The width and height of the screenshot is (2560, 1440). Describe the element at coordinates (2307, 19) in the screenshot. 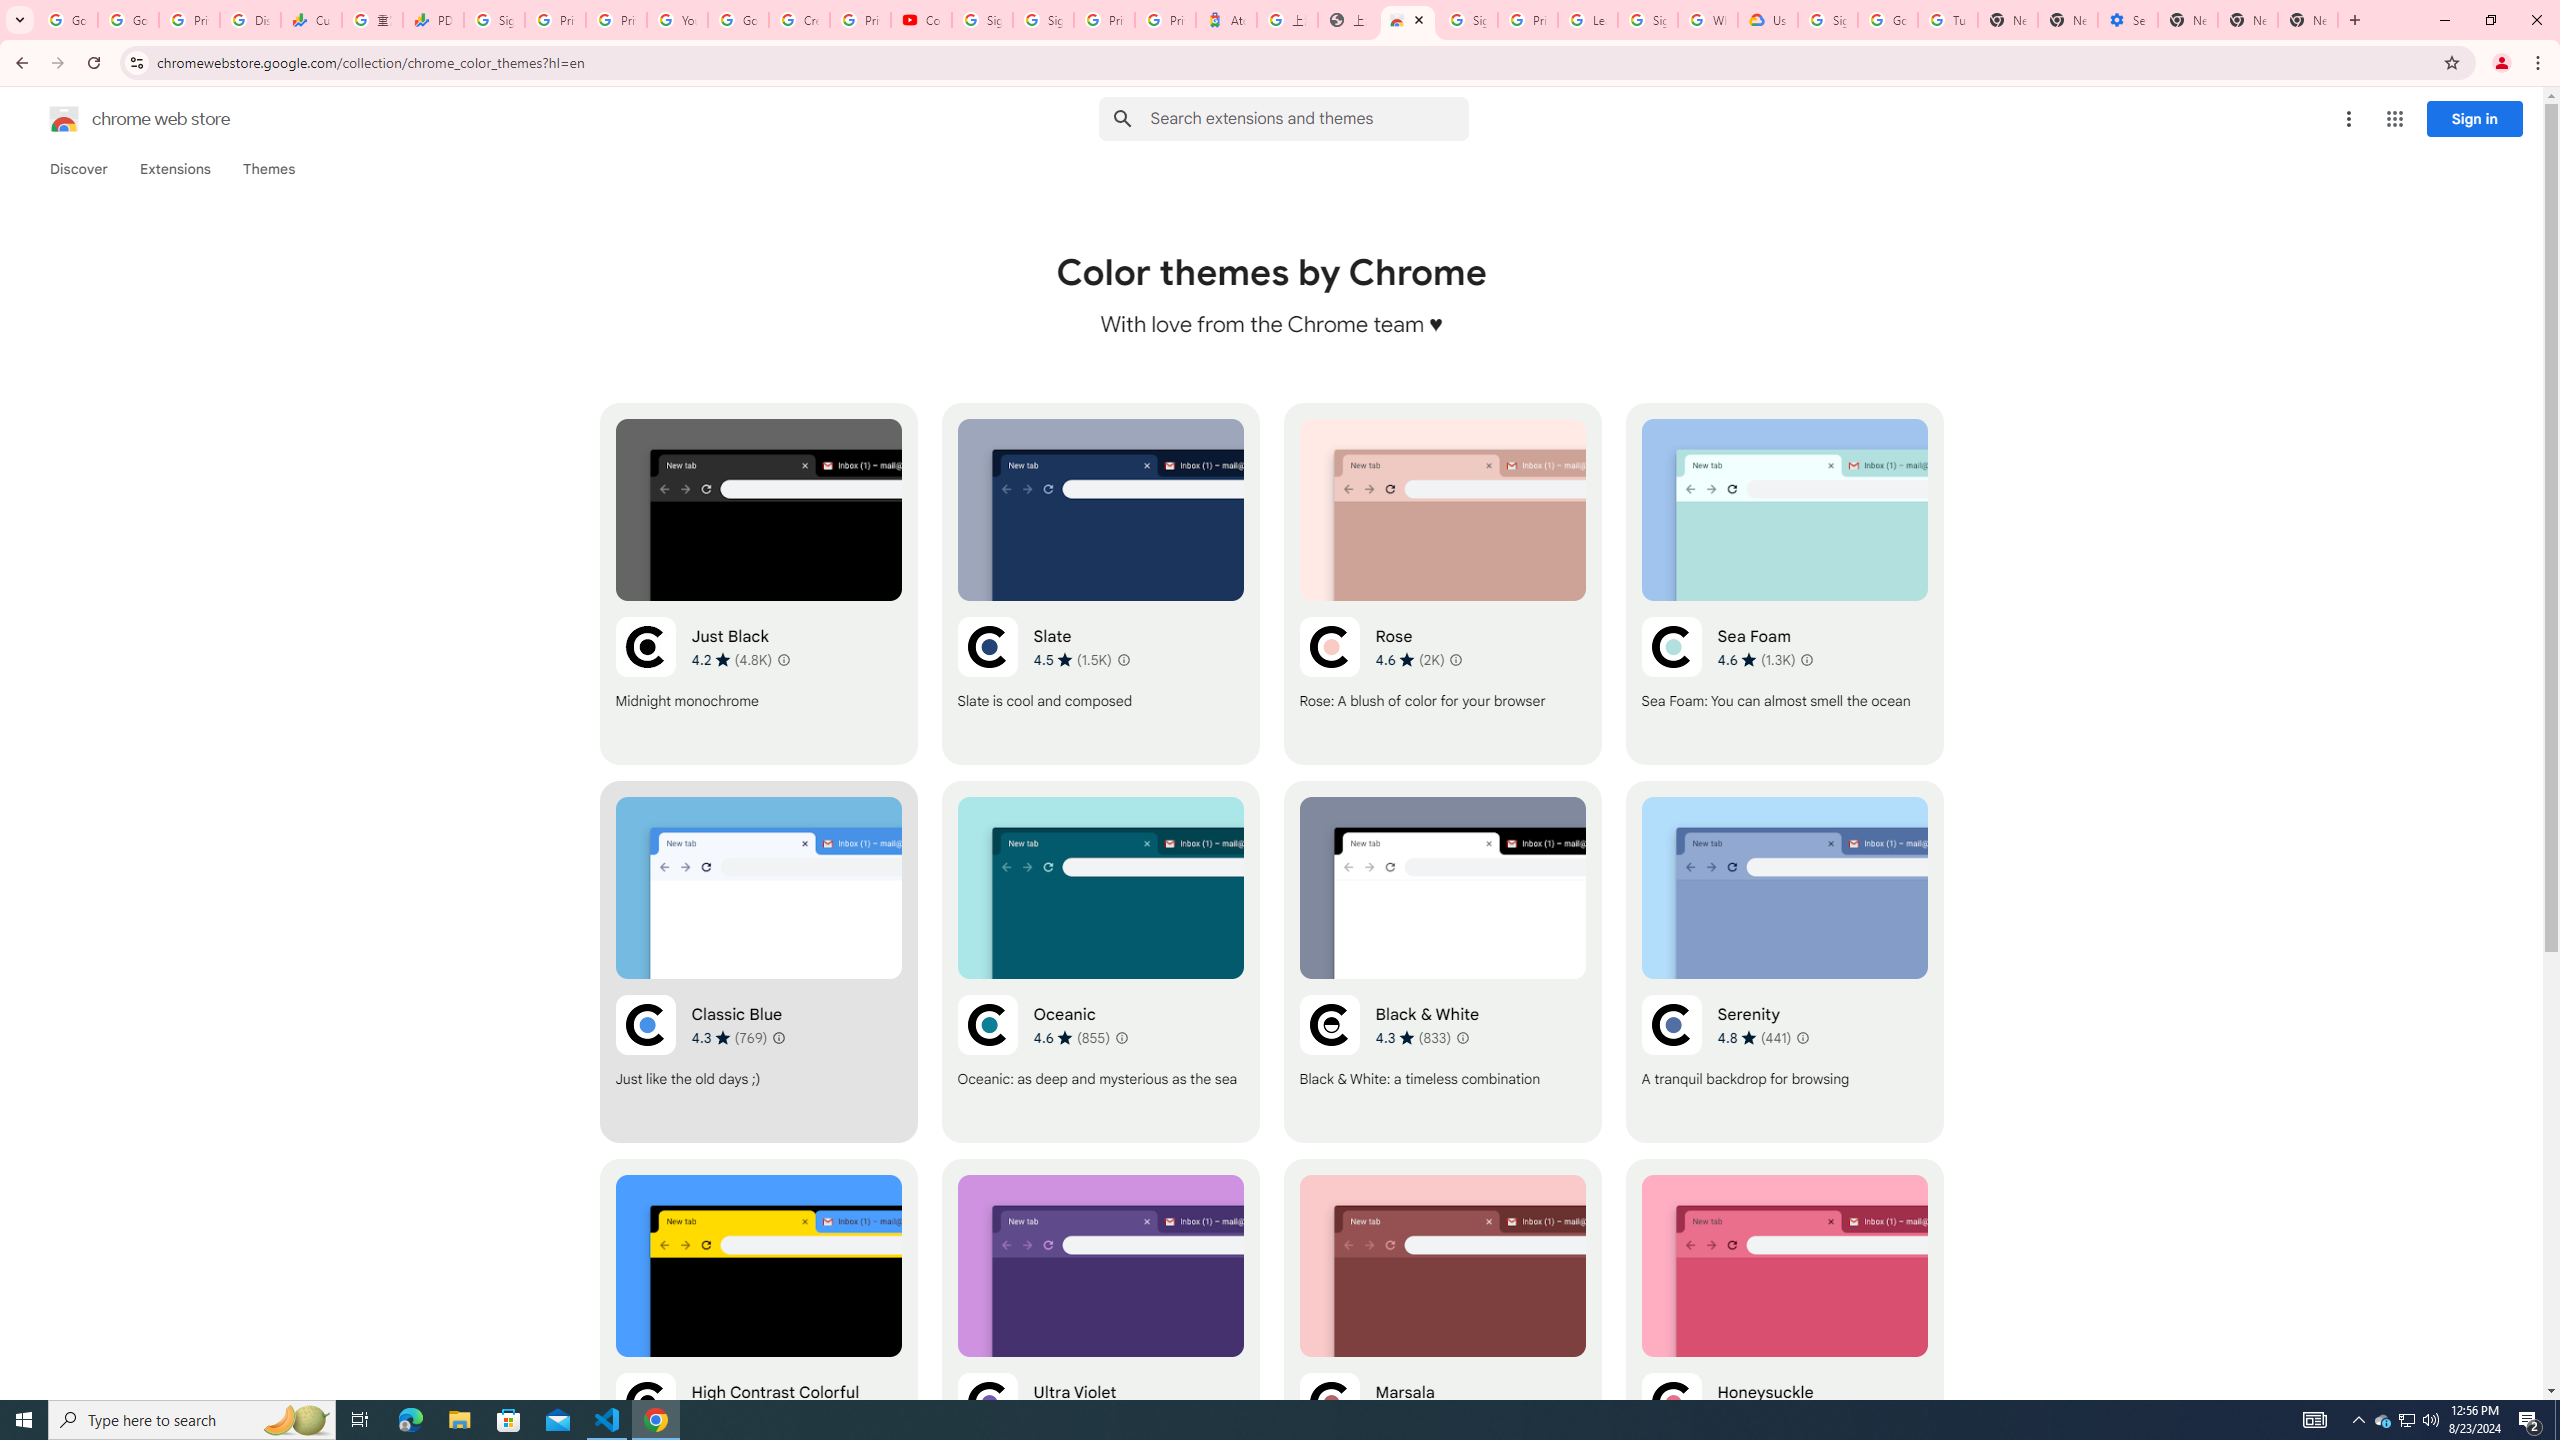

I see `'New Tab'` at that location.